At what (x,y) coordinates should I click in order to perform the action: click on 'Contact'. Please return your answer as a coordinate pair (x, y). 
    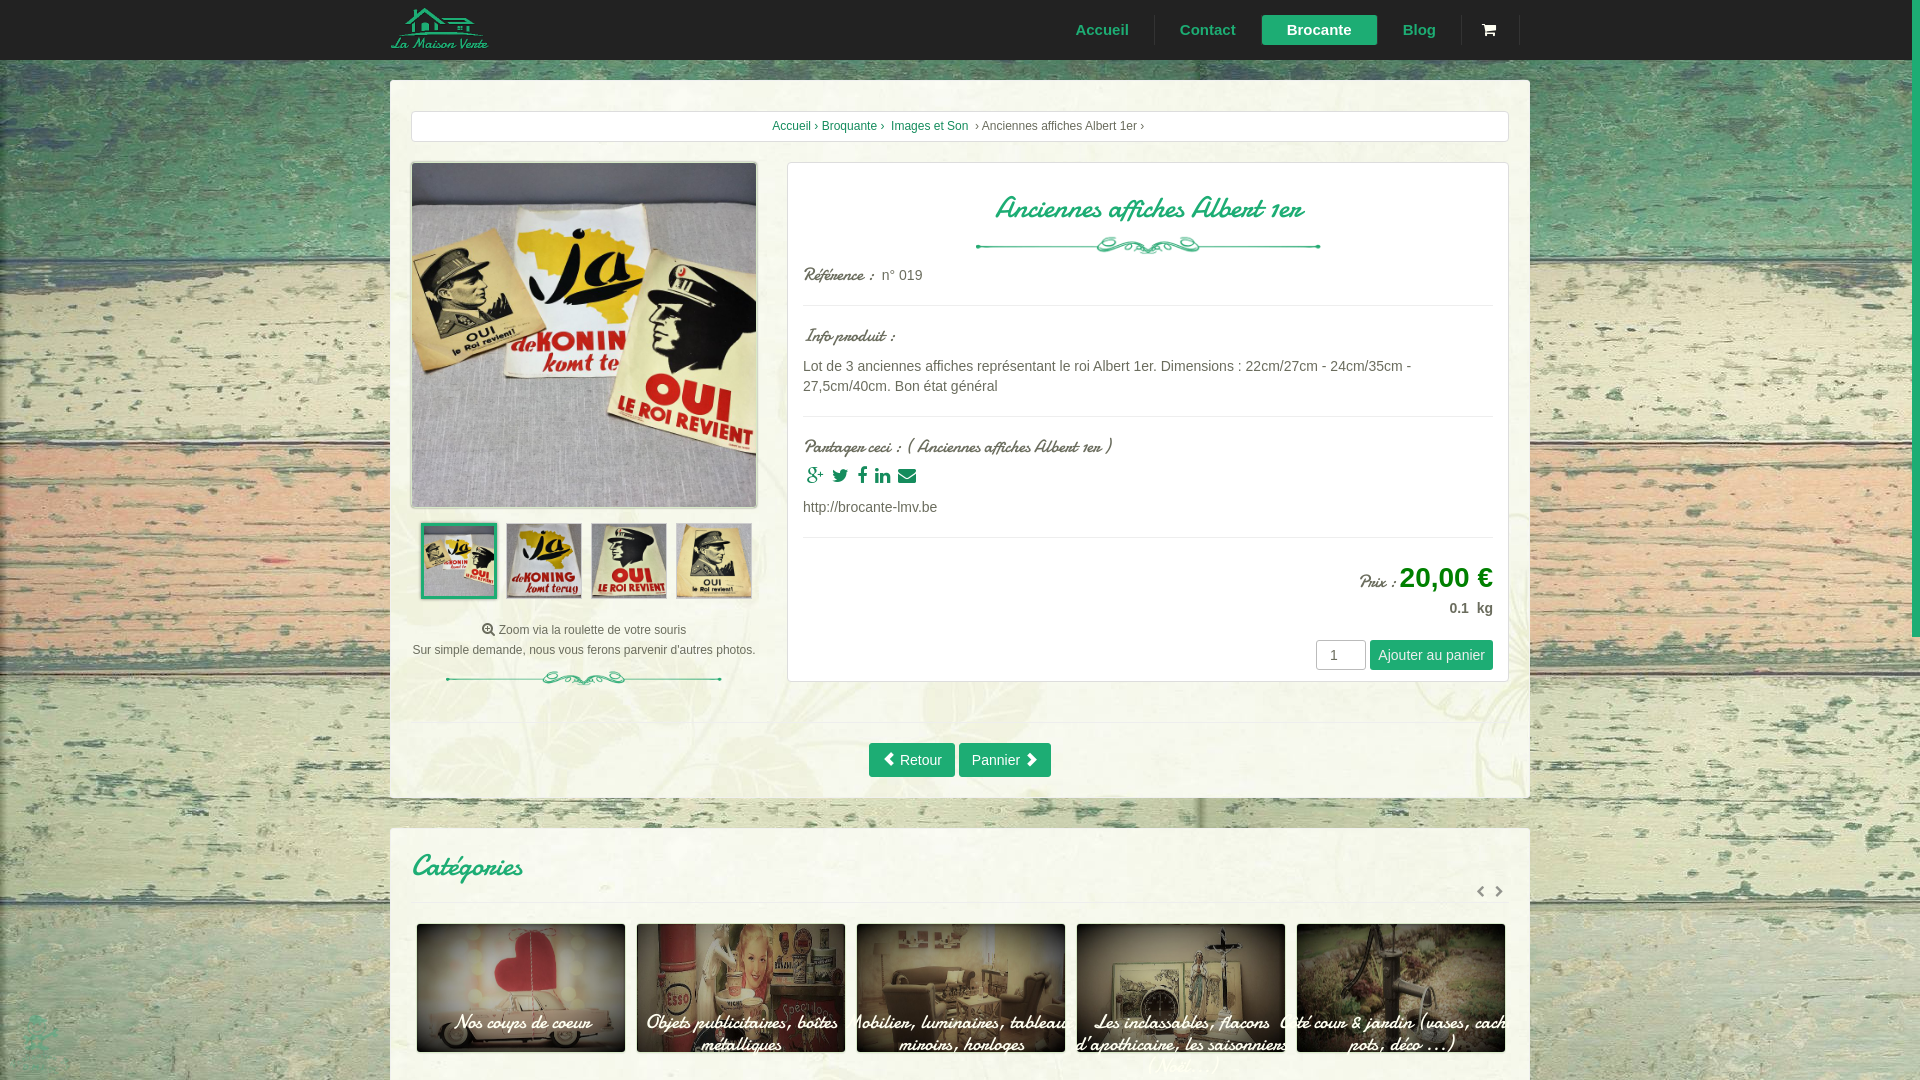
    Looking at the image, I should click on (1207, 30).